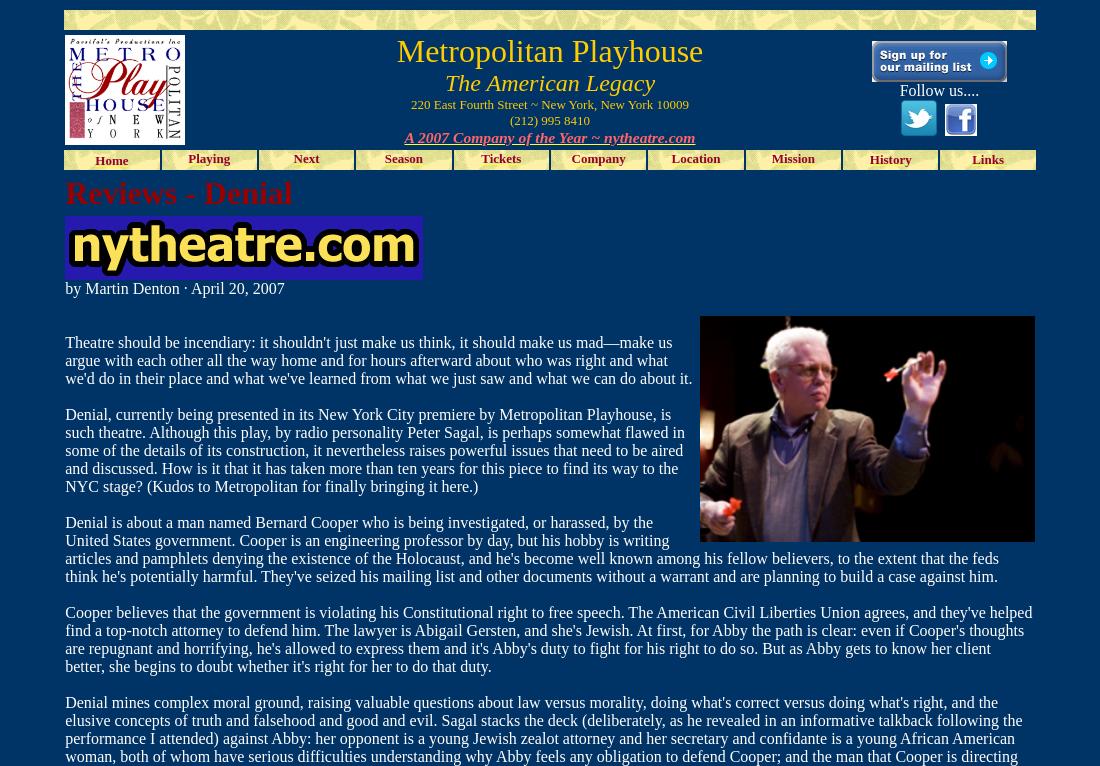 Image resolution: width=1100 pixels, height=766 pixels. What do you see at coordinates (987, 158) in the screenshot?
I see `'Links'` at bounding box center [987, 158].